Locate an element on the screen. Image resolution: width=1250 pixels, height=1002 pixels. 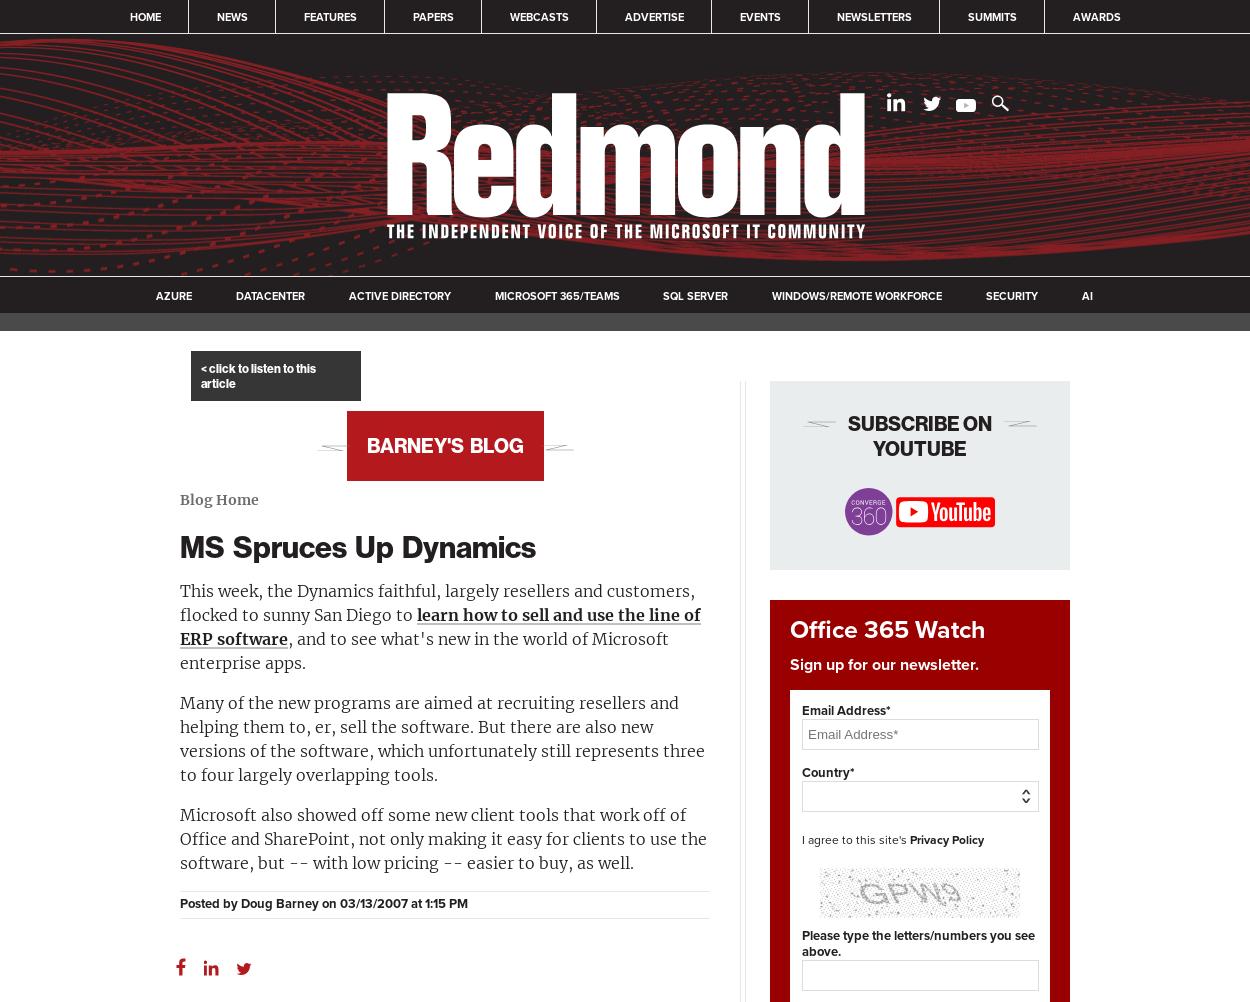
'Active Directory' is located at coordinates (399, 295).